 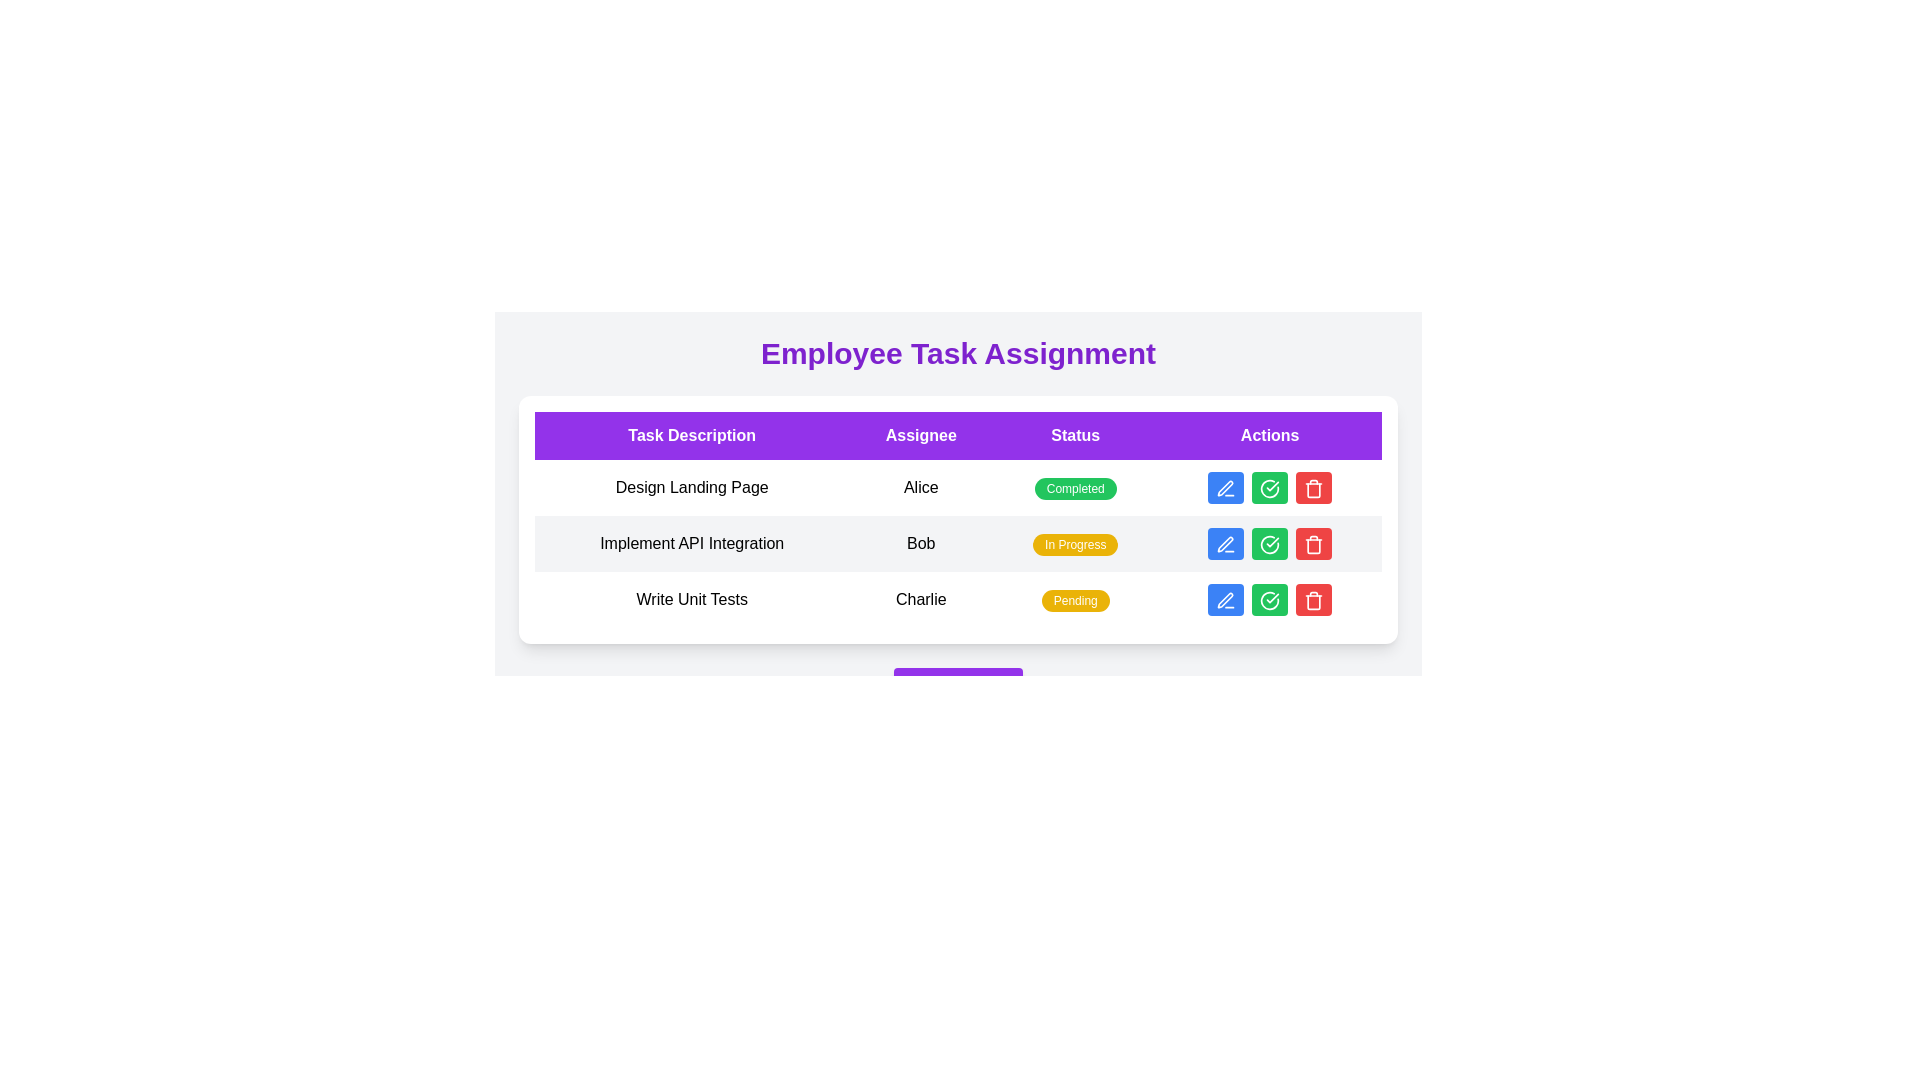 I want to click on the Text label header 'Assignee', which is a purple rectangular box containing white text, located in the grid header row between 'Task Description' and 'Status', so click(x=920, y=434).